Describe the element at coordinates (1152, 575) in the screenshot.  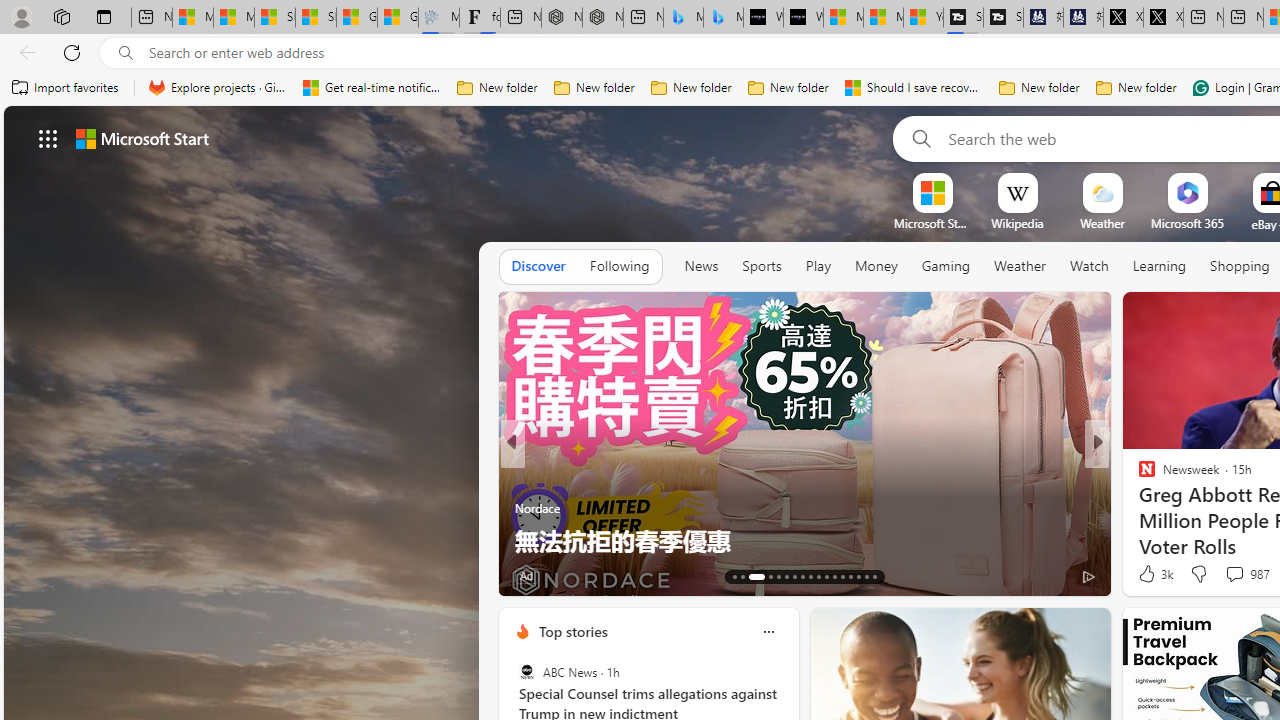
I see `'432 Like'` at that location.